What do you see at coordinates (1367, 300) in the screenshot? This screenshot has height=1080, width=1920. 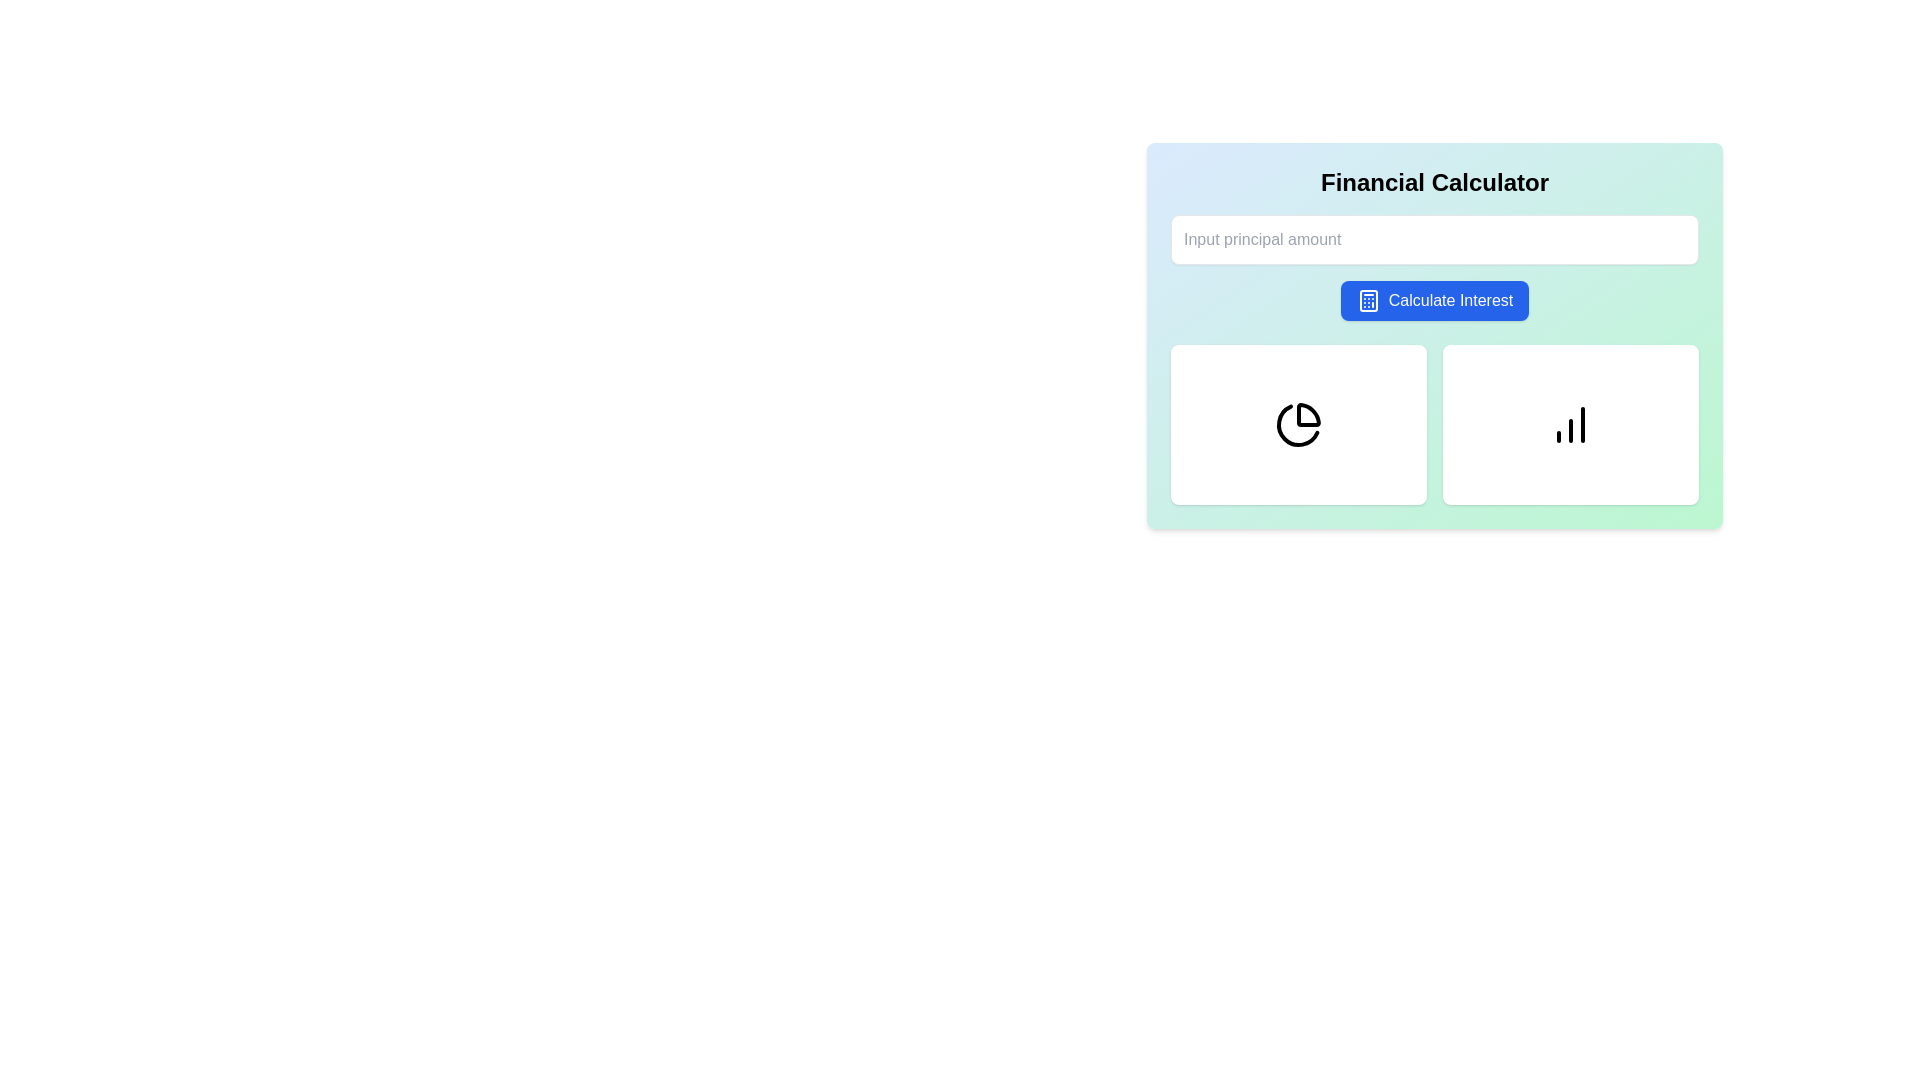 I see `the decorative SVG graphical element within the calculator icon on the 'Calculate Interest' button` at bounding box center [1367, 300].